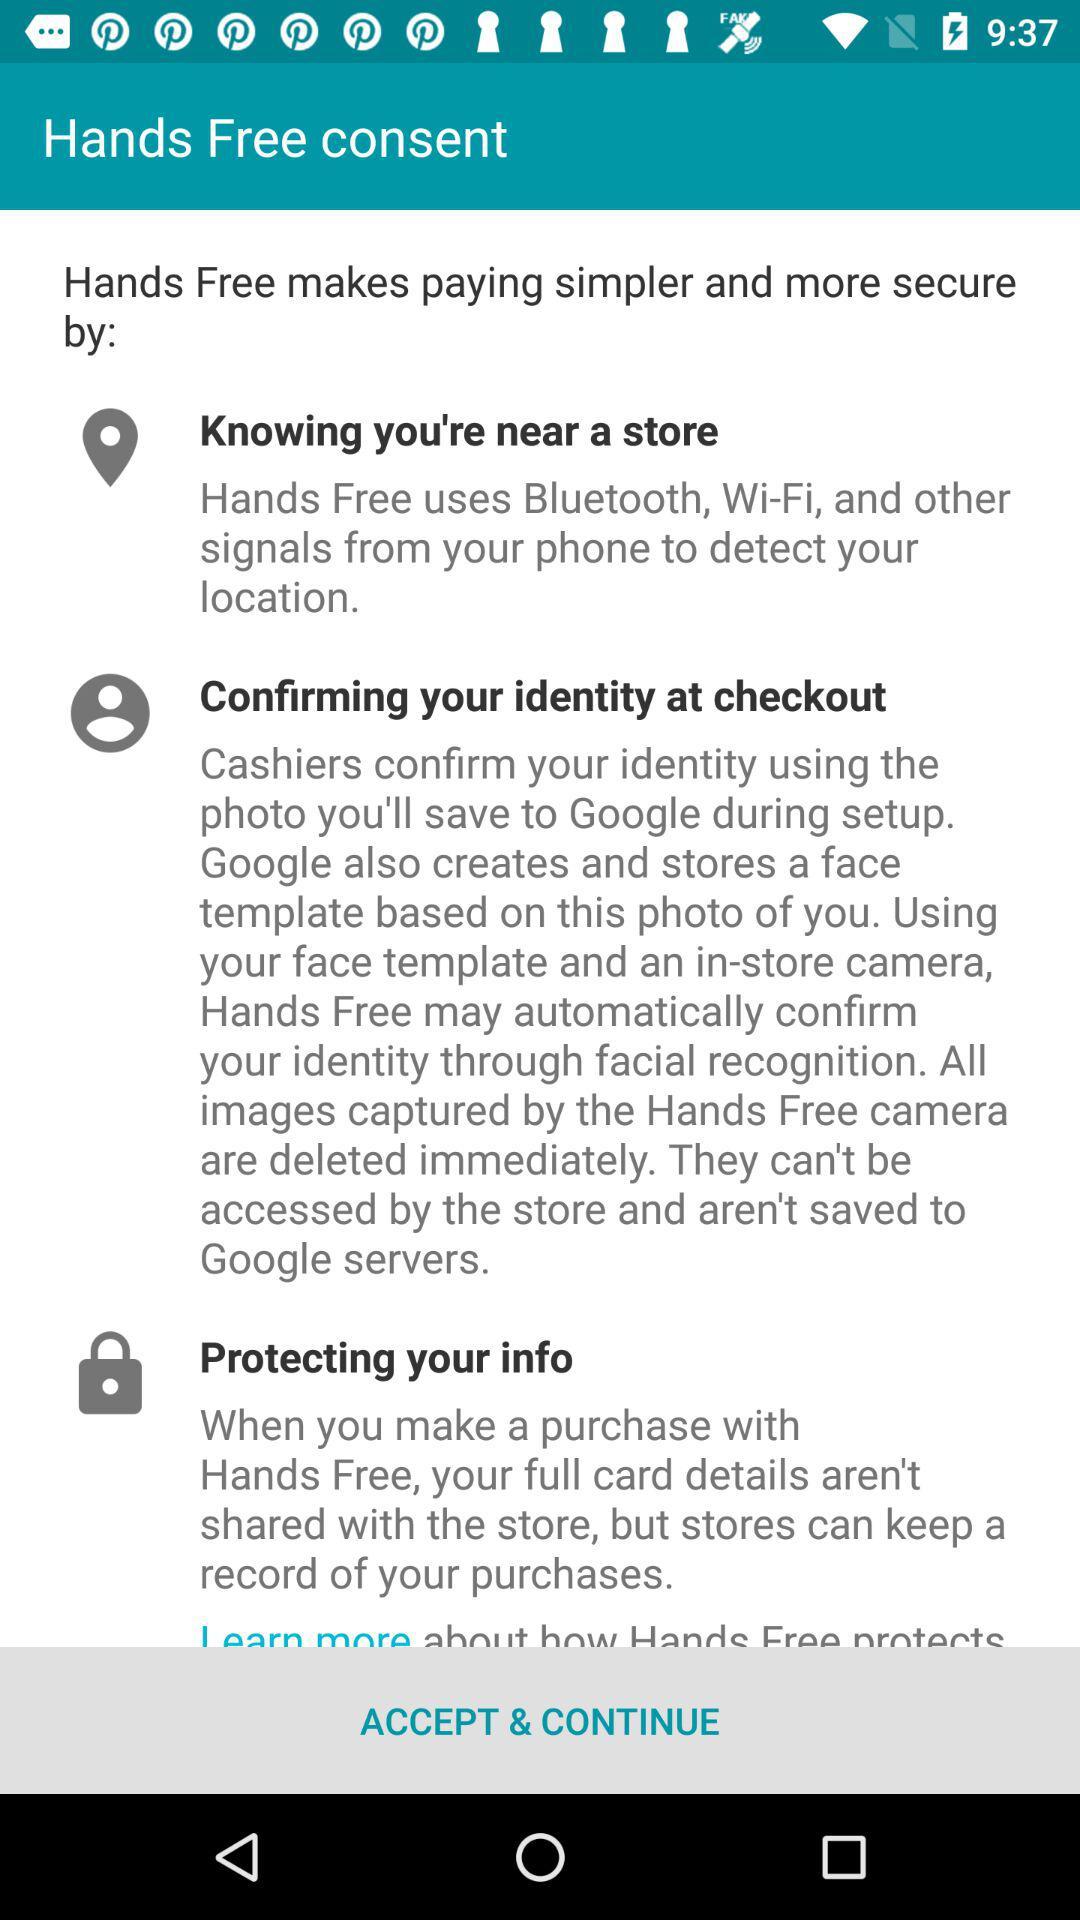 The height and width of the screenshot is (1920, 1080). I want to click on learn more about item, so click(639, 1623).